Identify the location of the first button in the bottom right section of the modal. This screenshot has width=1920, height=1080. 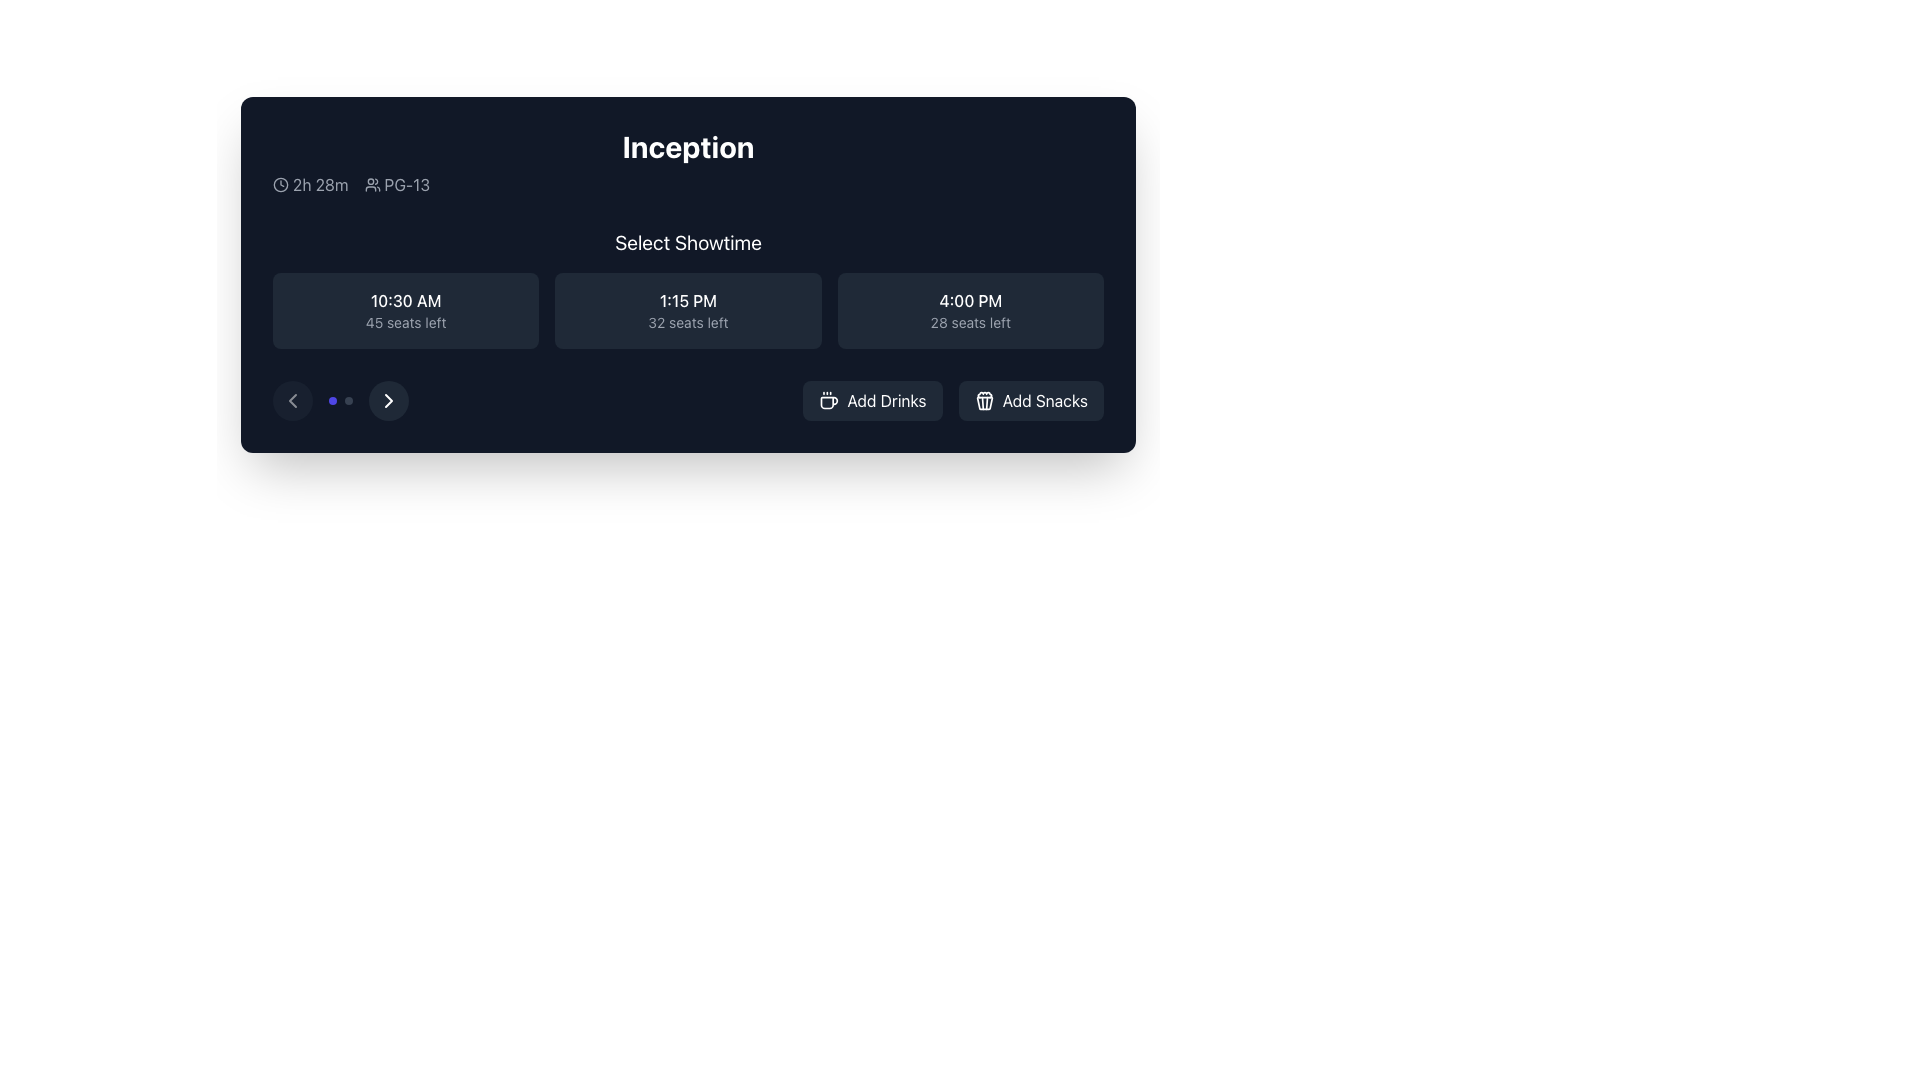
(873, 401).